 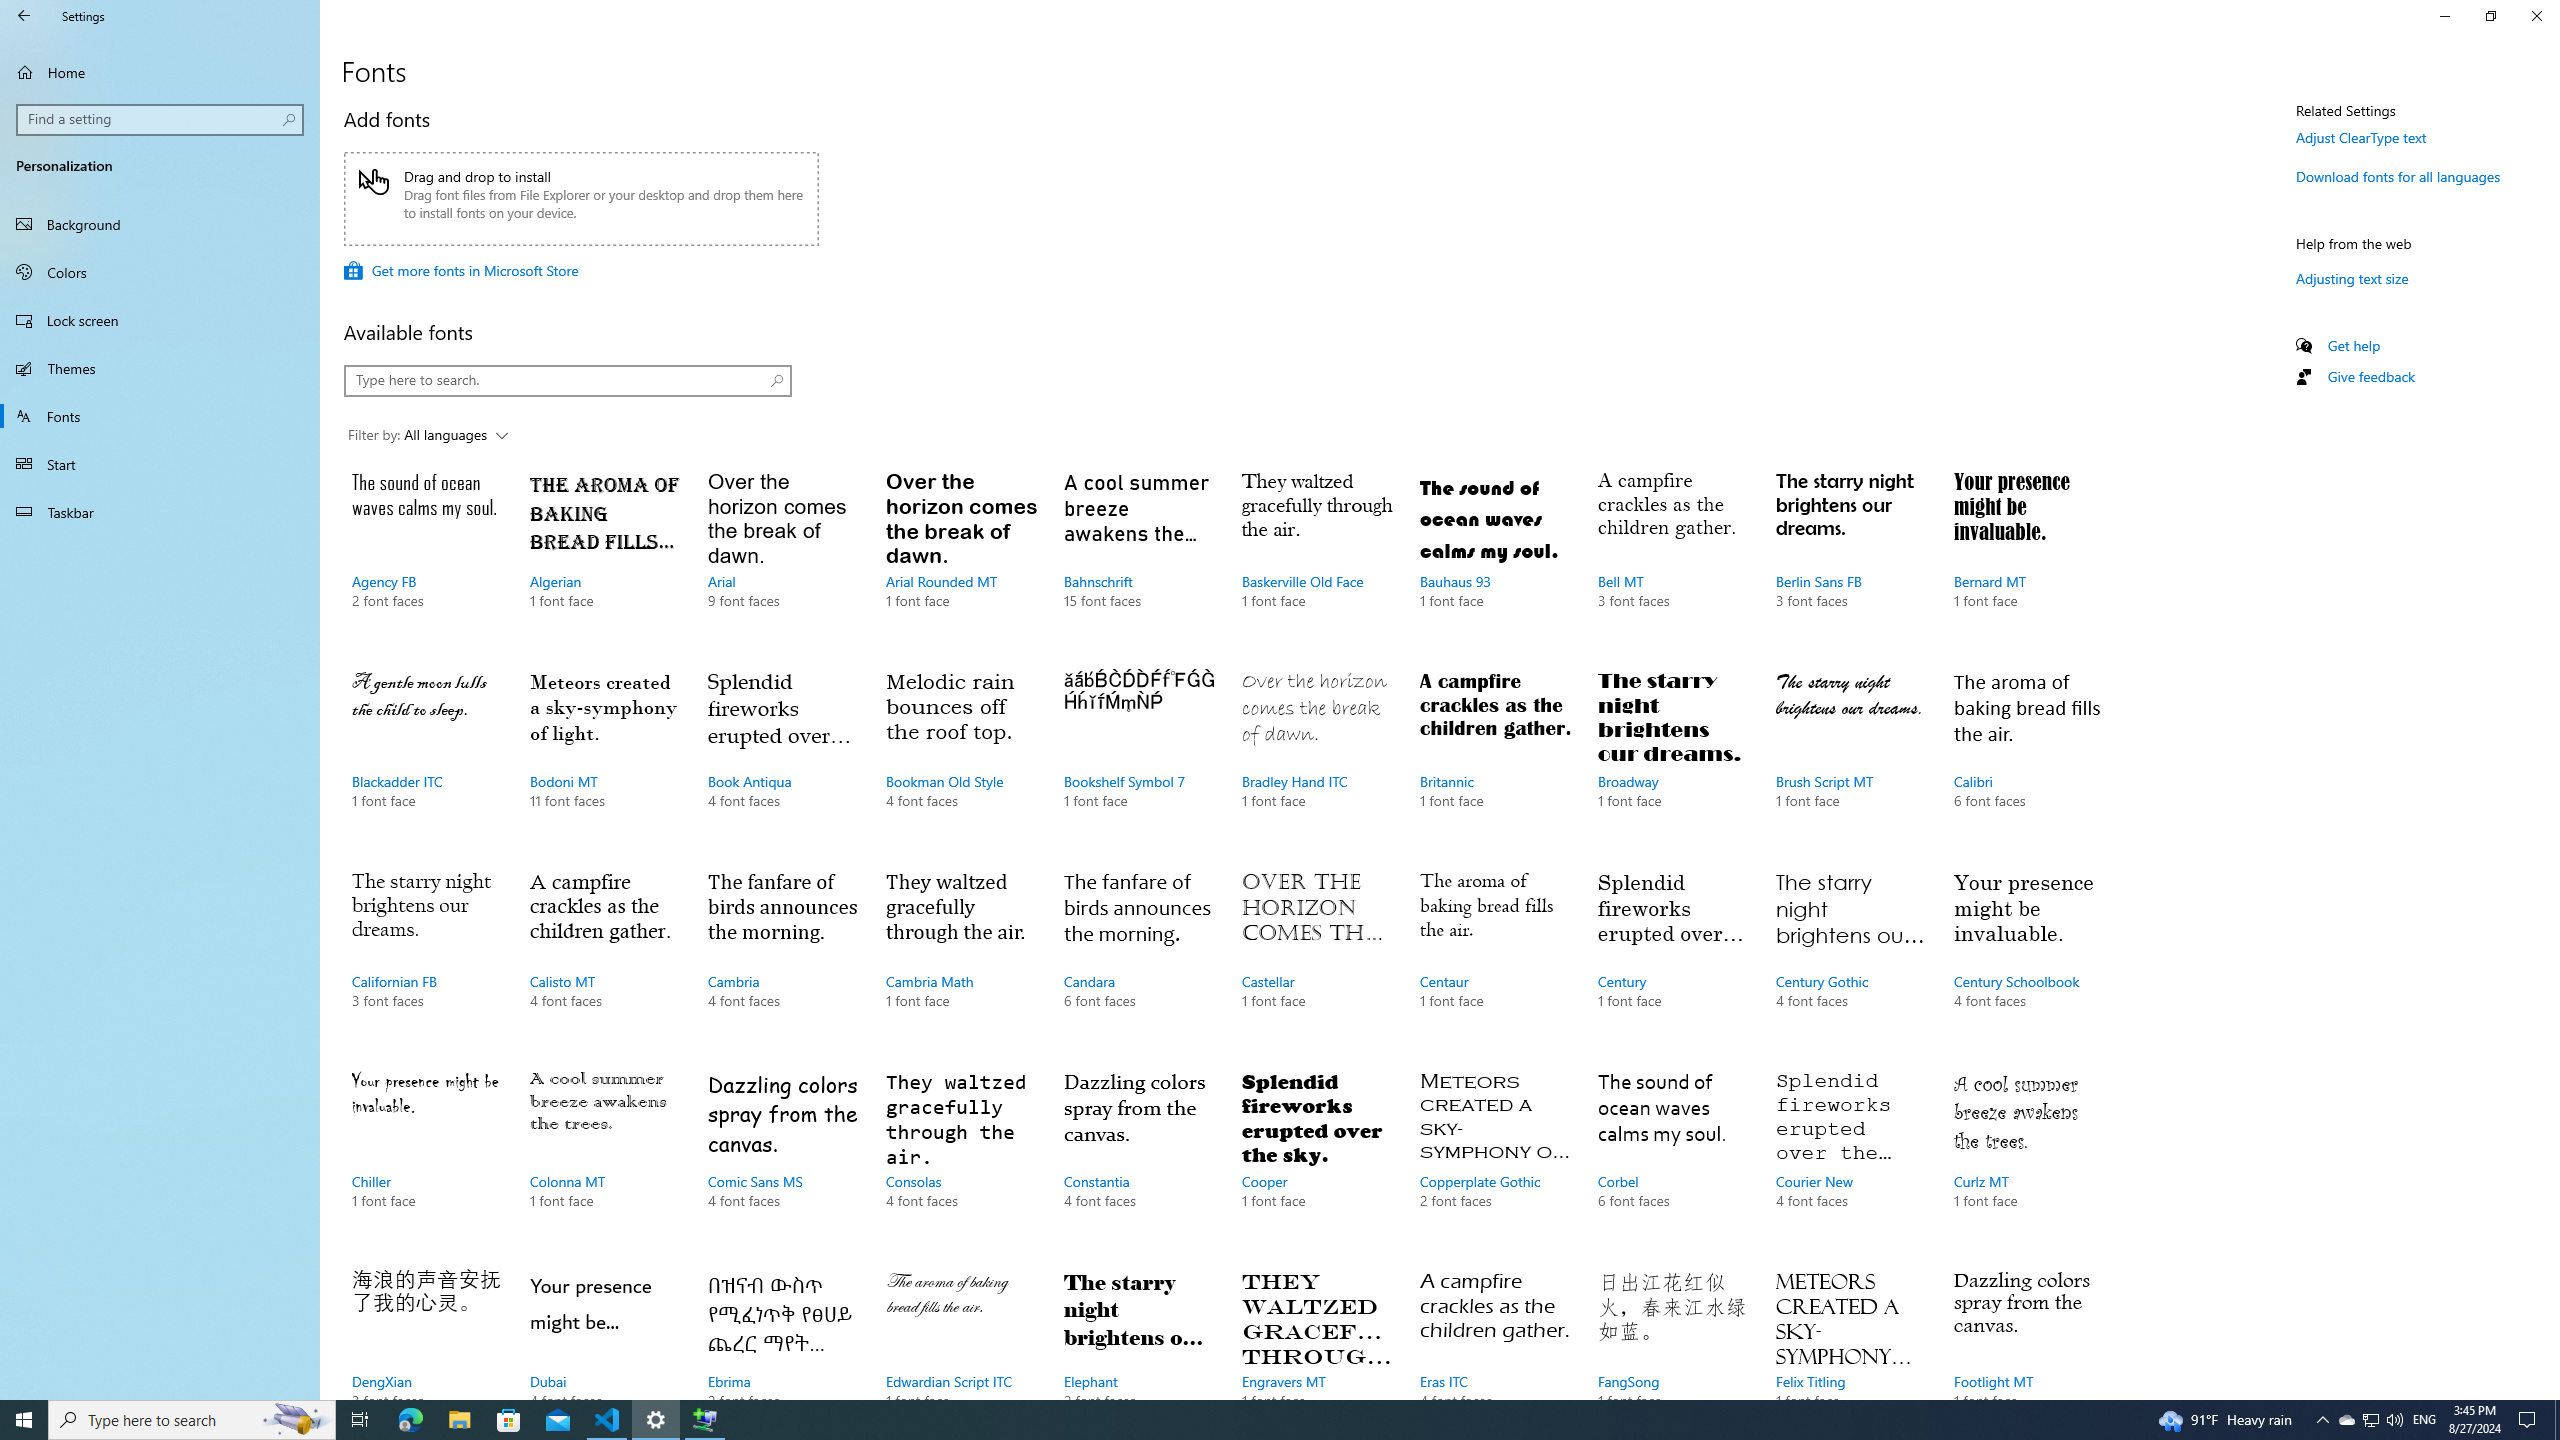 What do you see at coordinates (1138, 559) in the screenshot?
I see `'Bahnschrift, 15 font faces'` at bounding box center [1138, 559].